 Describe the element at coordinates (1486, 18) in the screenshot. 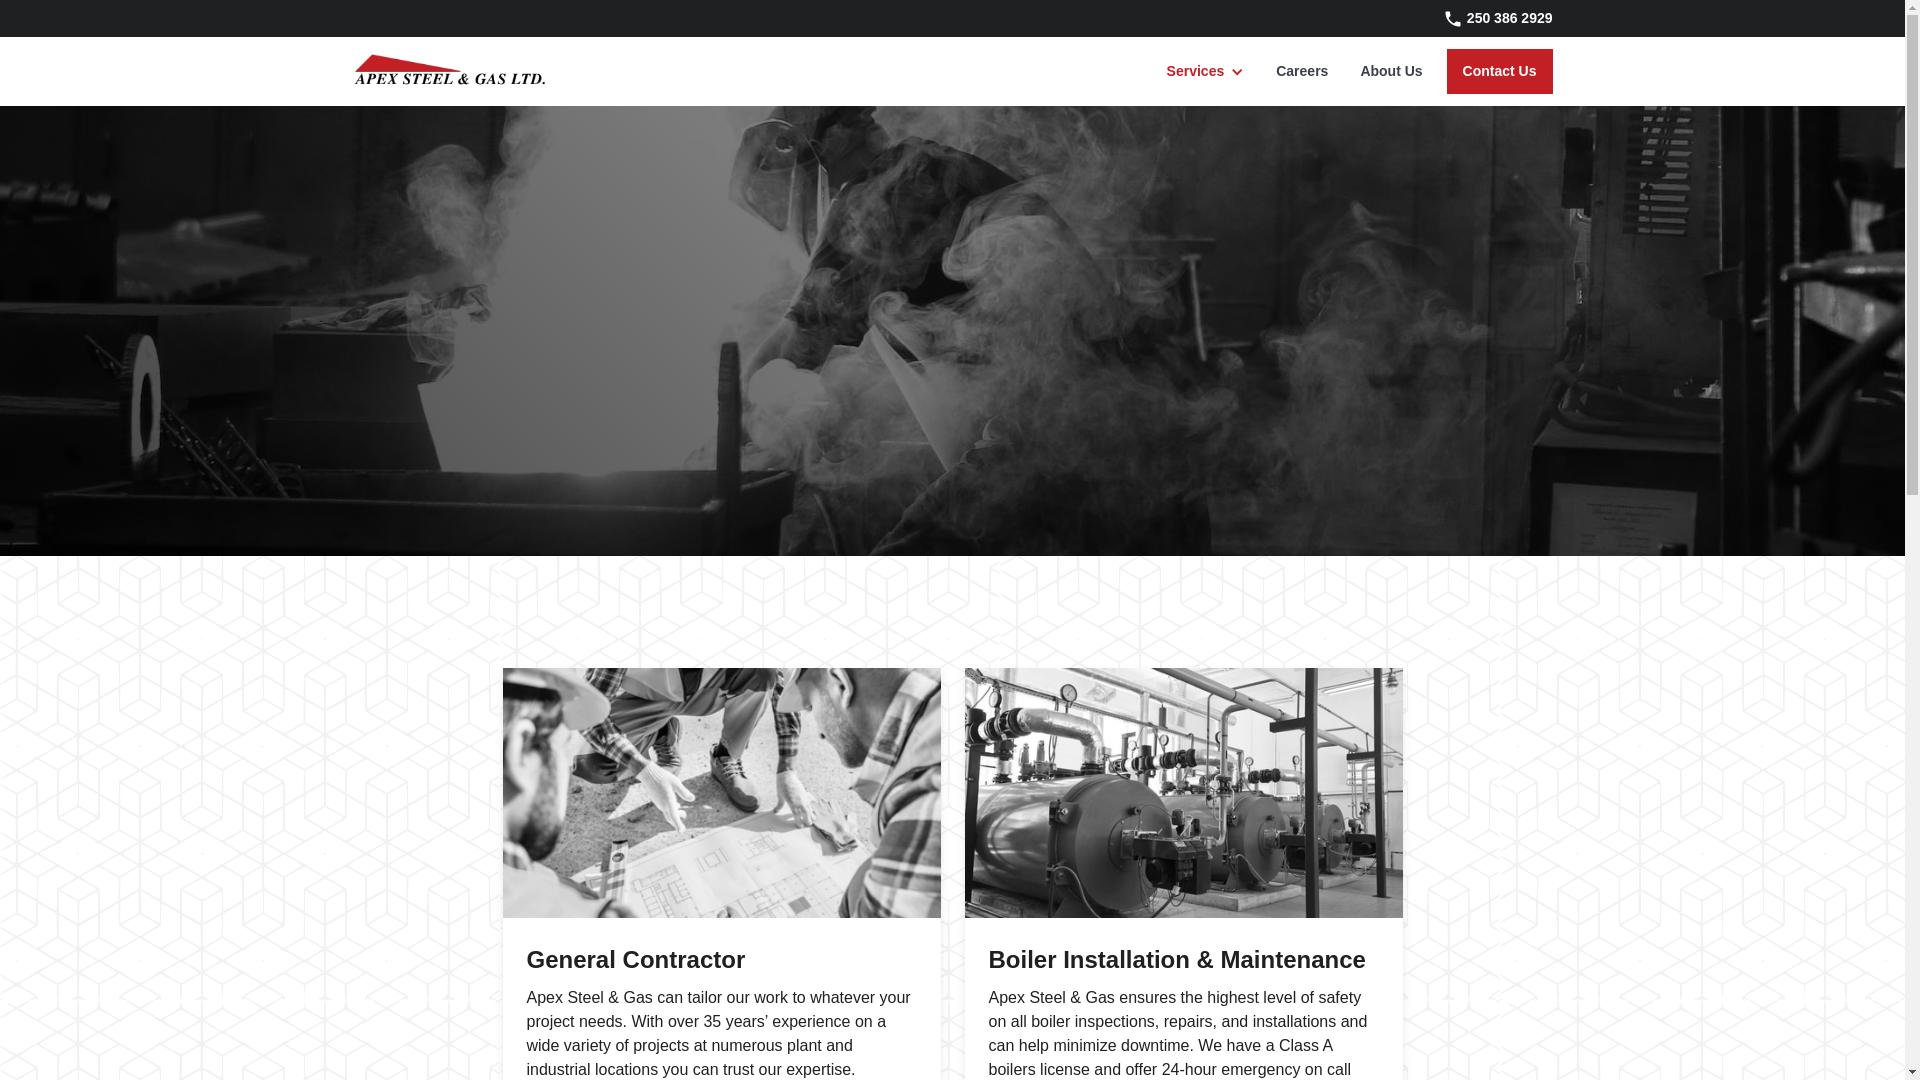

I see `'phone` at that location.